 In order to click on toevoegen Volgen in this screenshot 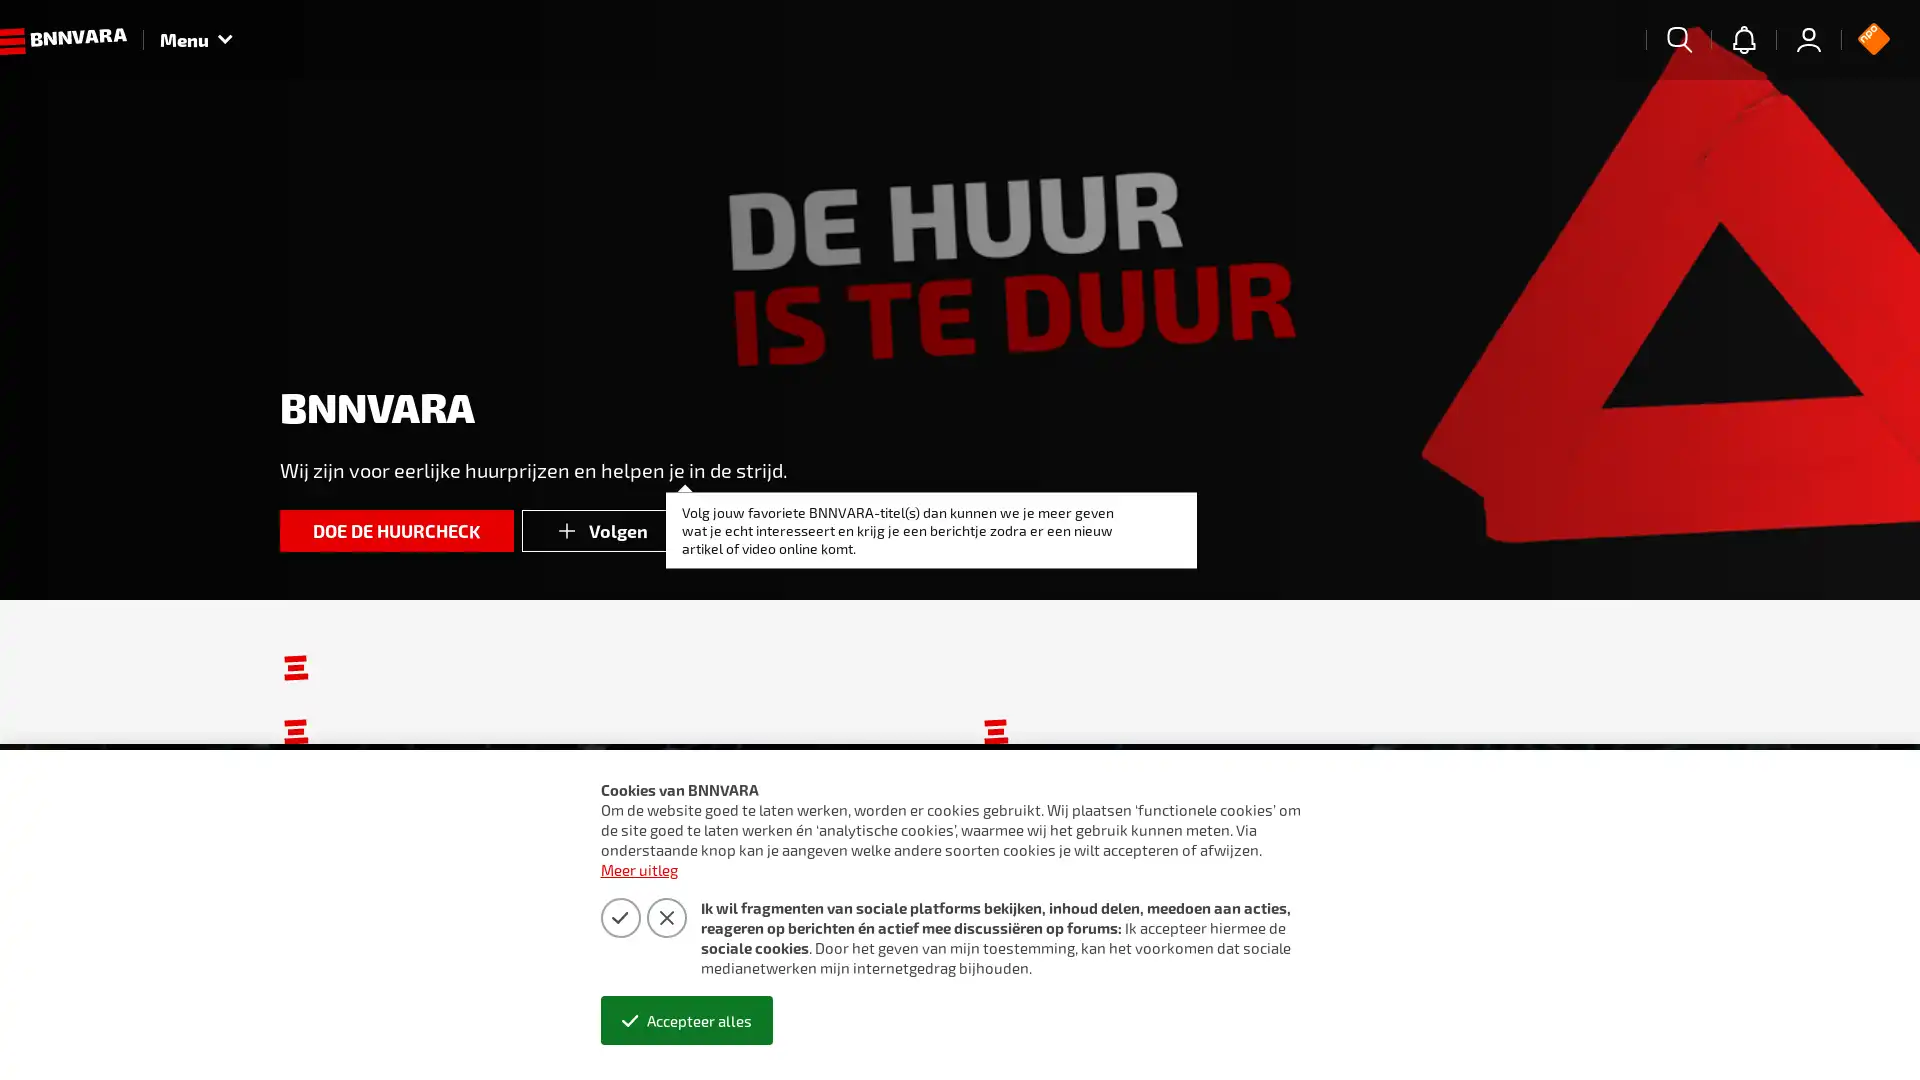, I will do `click(601, 530)`.